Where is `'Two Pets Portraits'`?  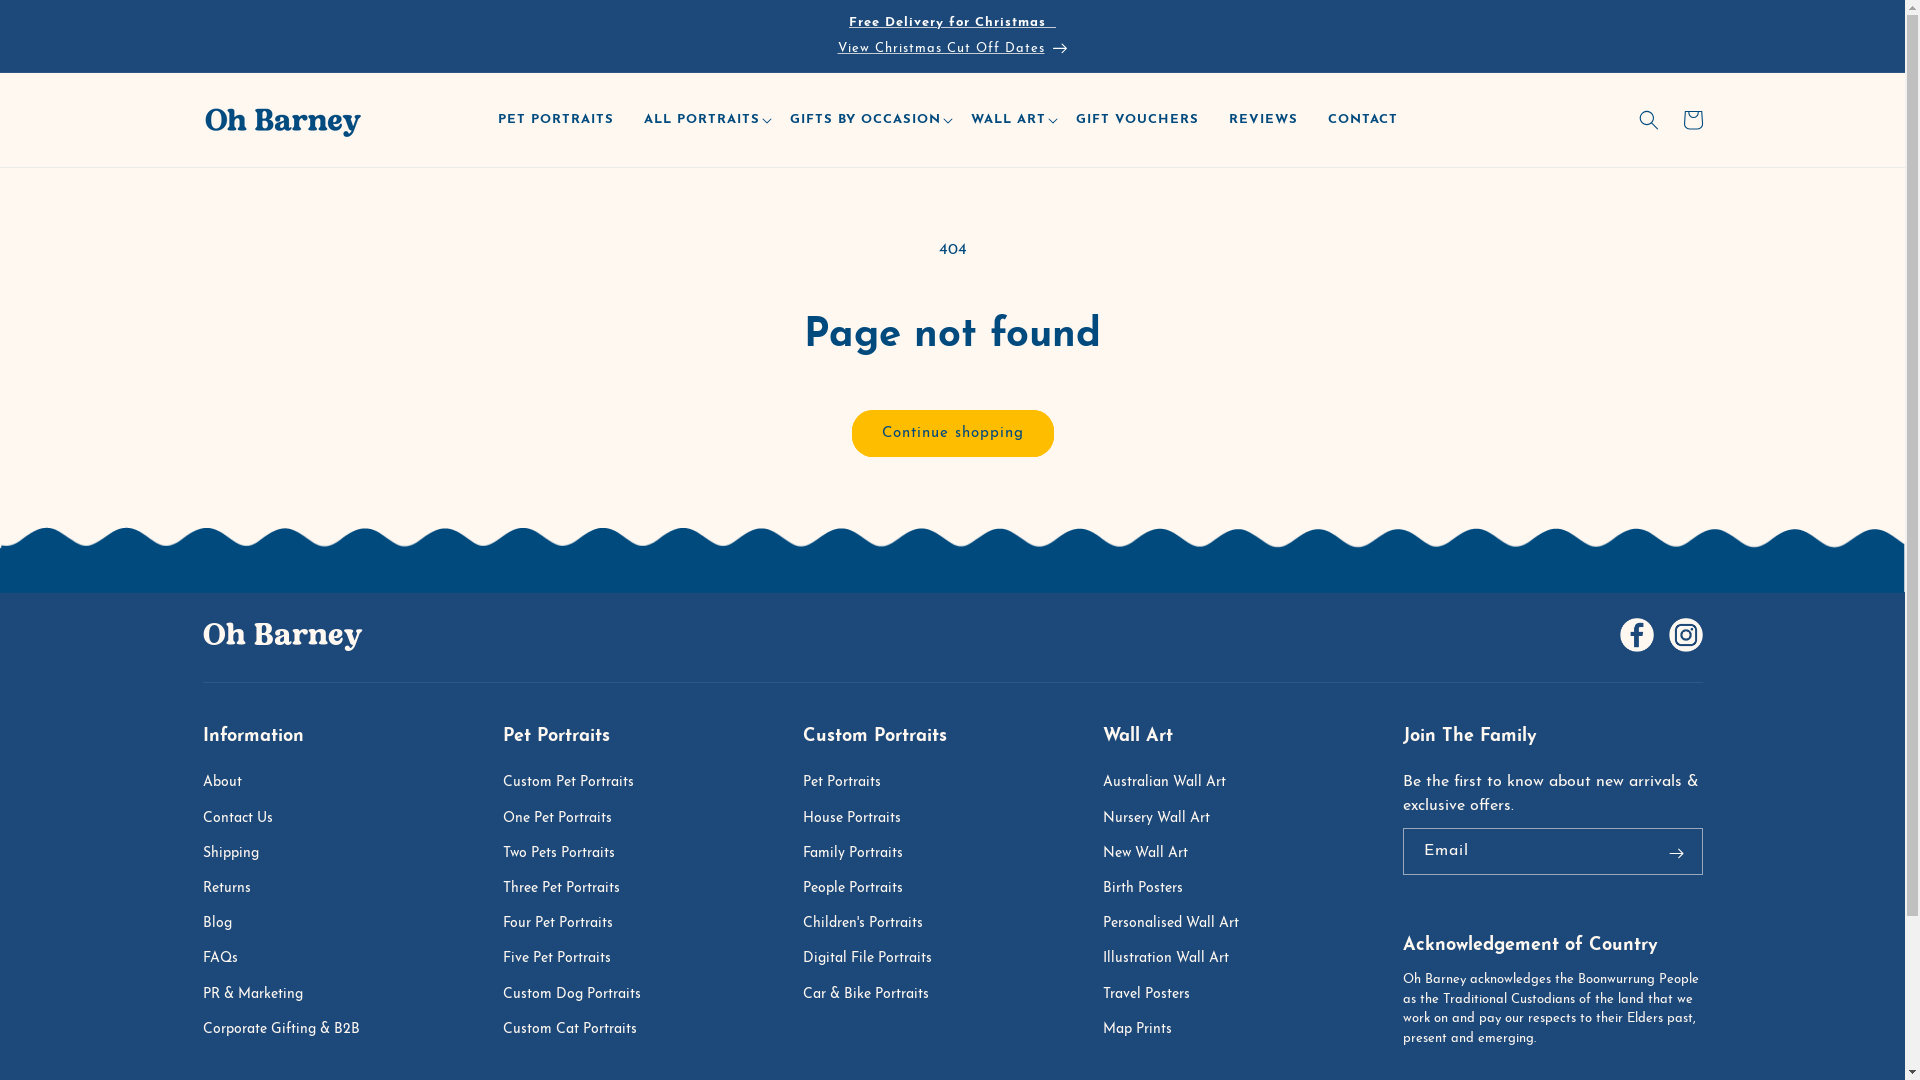 'Two Pets Portraits' is located at coordinates (566, 853).